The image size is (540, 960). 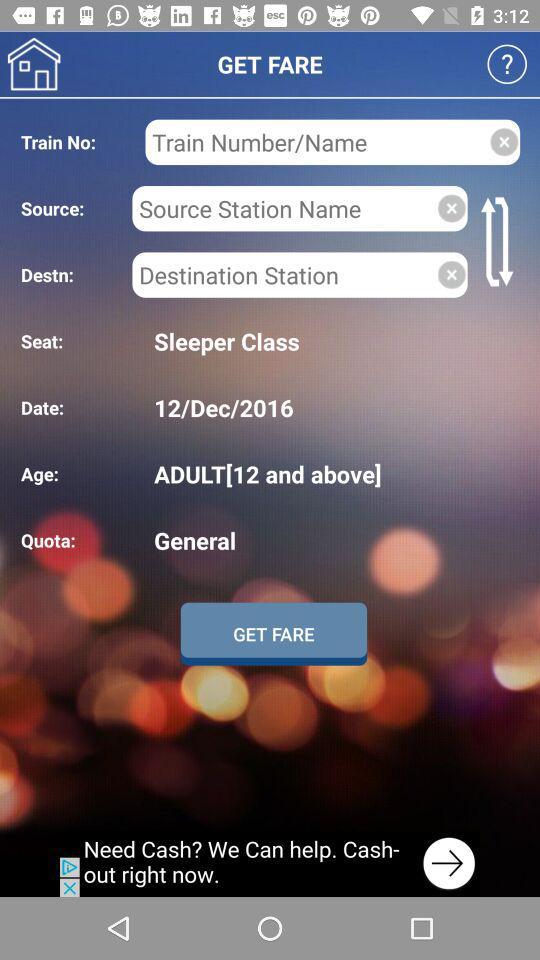 I want to click on clear destn textbox, so click(x=451, y=273).